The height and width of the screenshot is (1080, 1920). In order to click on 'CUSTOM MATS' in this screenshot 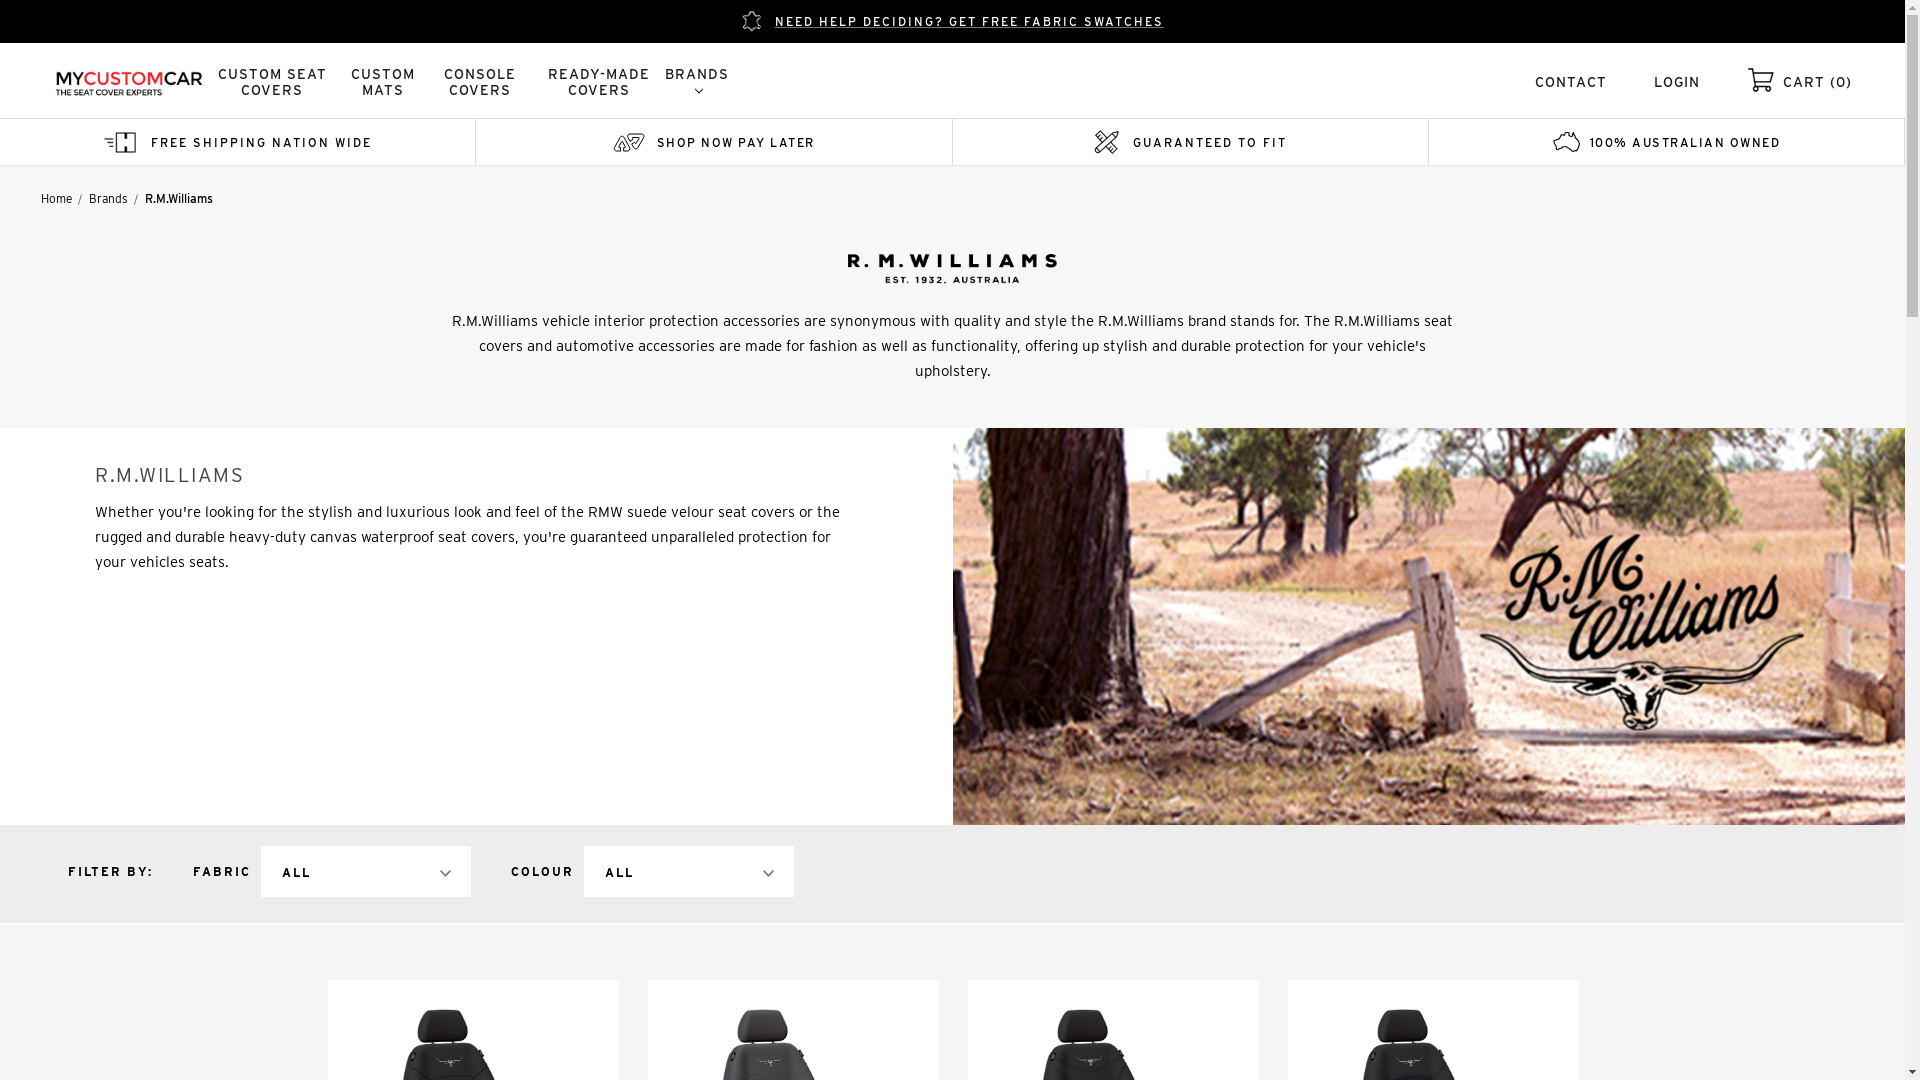, I will do `click(340, 80)`.